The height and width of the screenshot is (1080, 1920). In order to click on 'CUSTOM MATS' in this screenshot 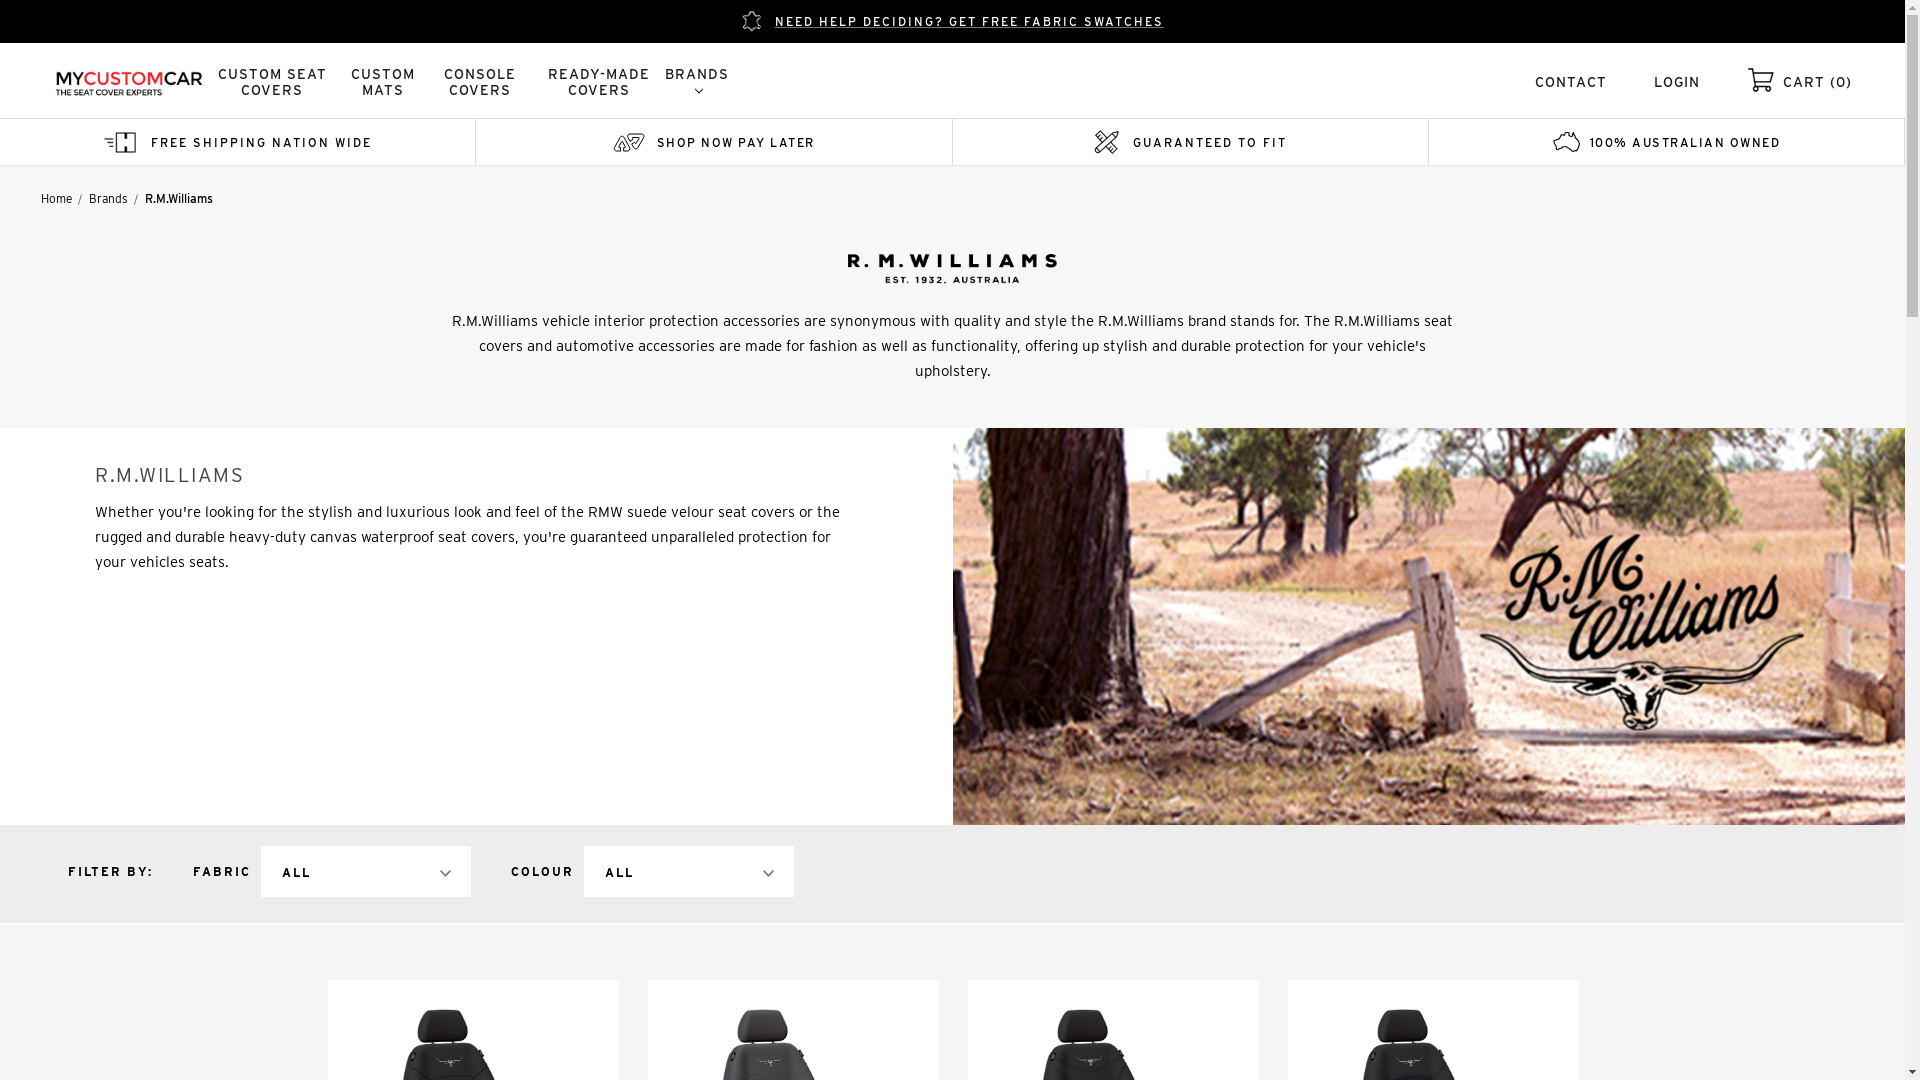, I will do `click(340, 80)`.